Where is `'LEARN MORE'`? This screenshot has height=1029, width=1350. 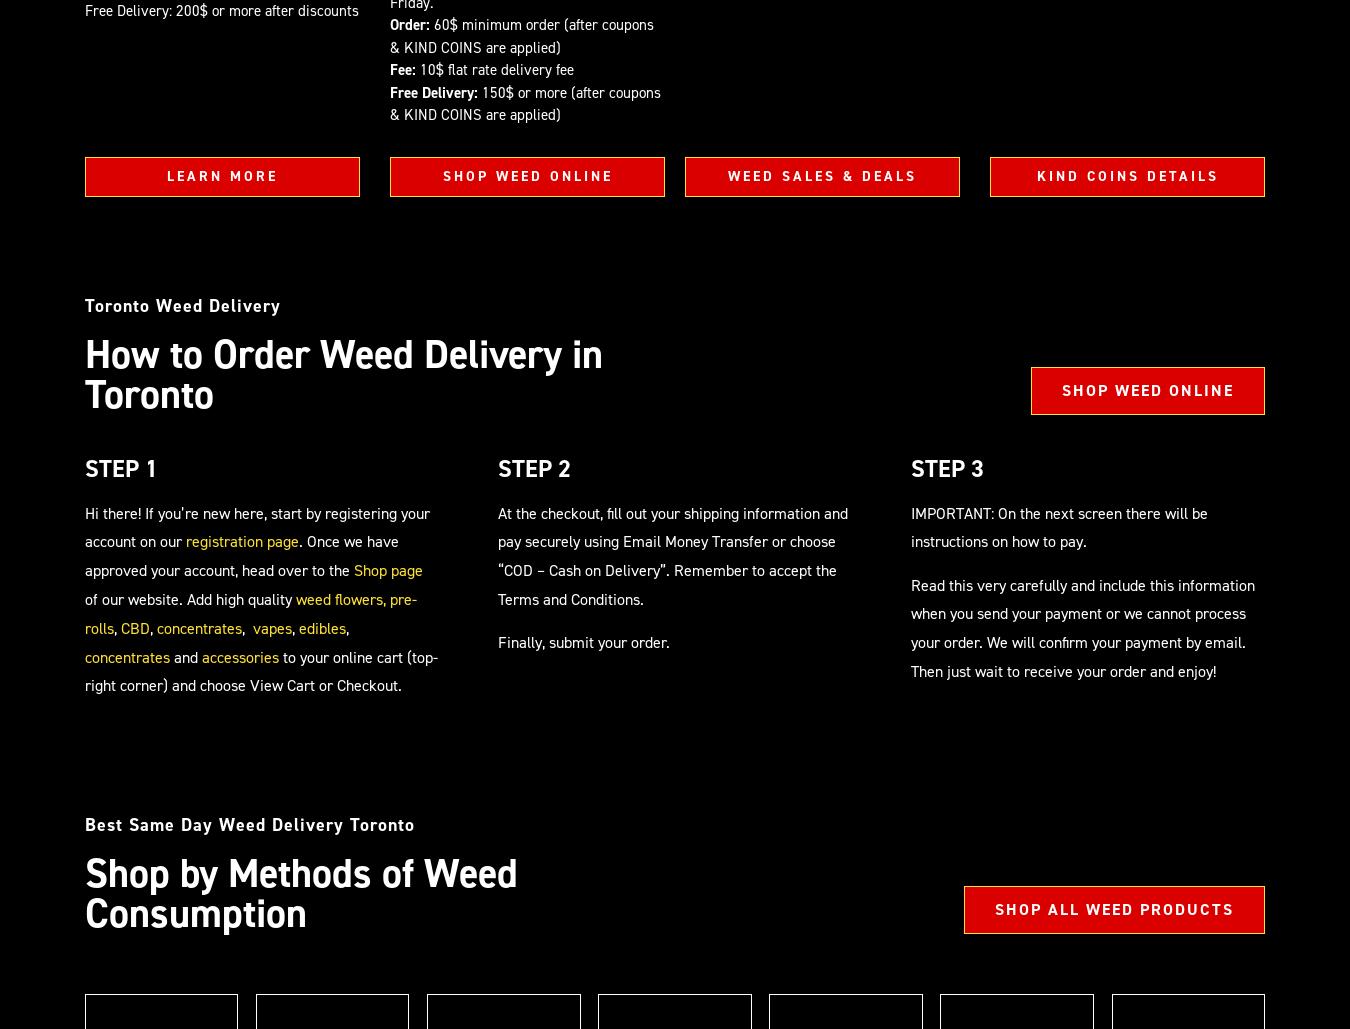 'LEARN MORE' is located at coordinates (222, 175).